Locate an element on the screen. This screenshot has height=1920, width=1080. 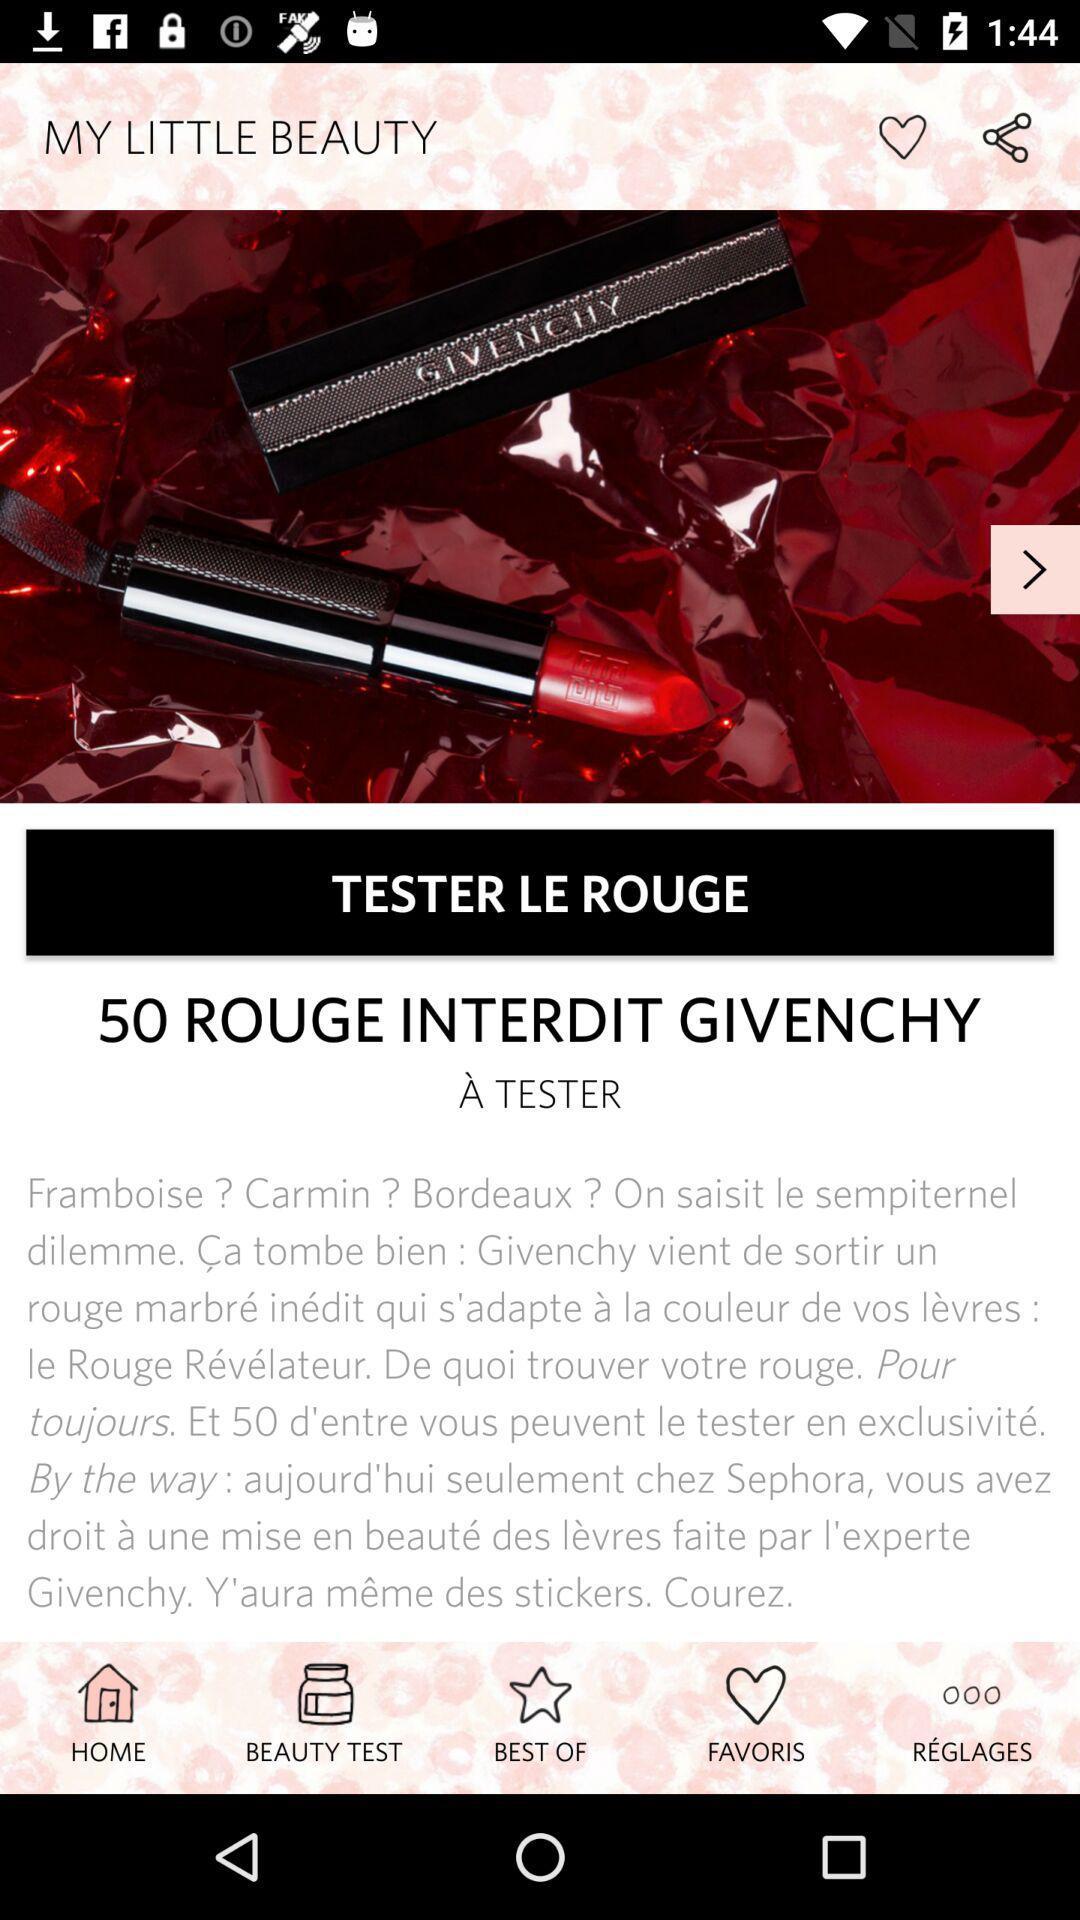
share page is located at coordinates (1006, 135).